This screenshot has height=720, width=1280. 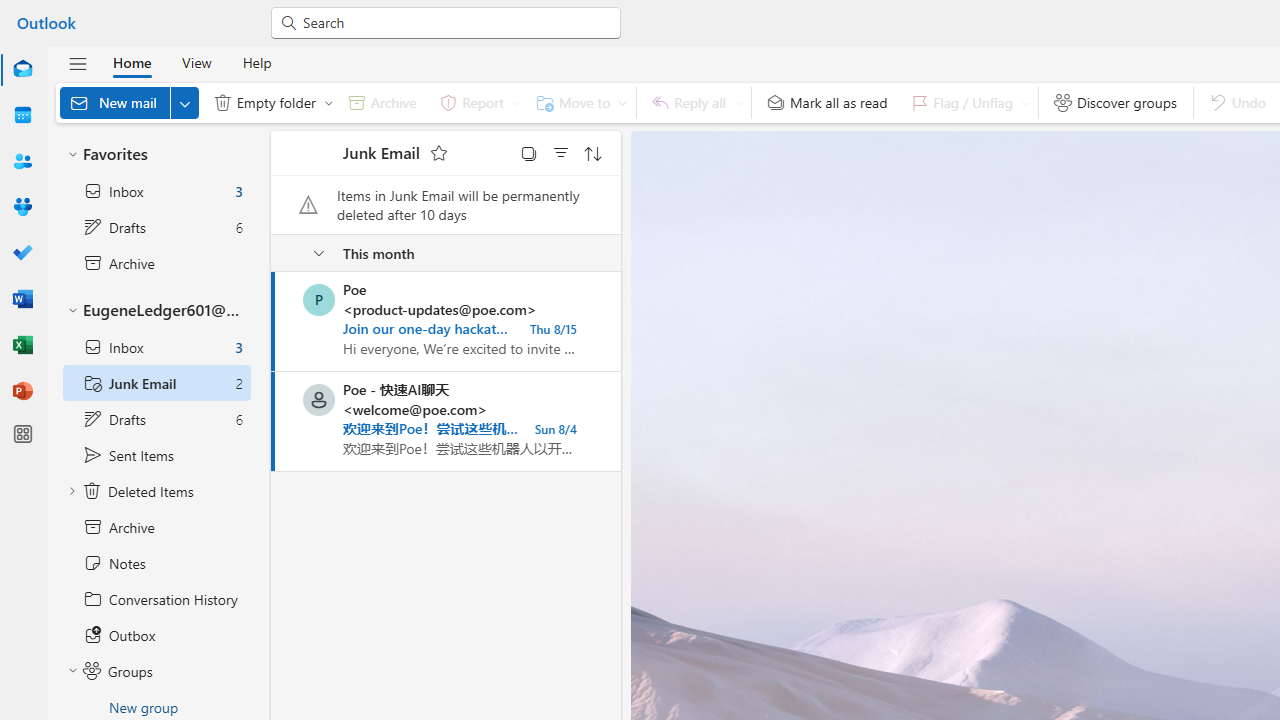 I want to click on 'Favoriting adds the category to your folder pane', so click(x=437, y=152).